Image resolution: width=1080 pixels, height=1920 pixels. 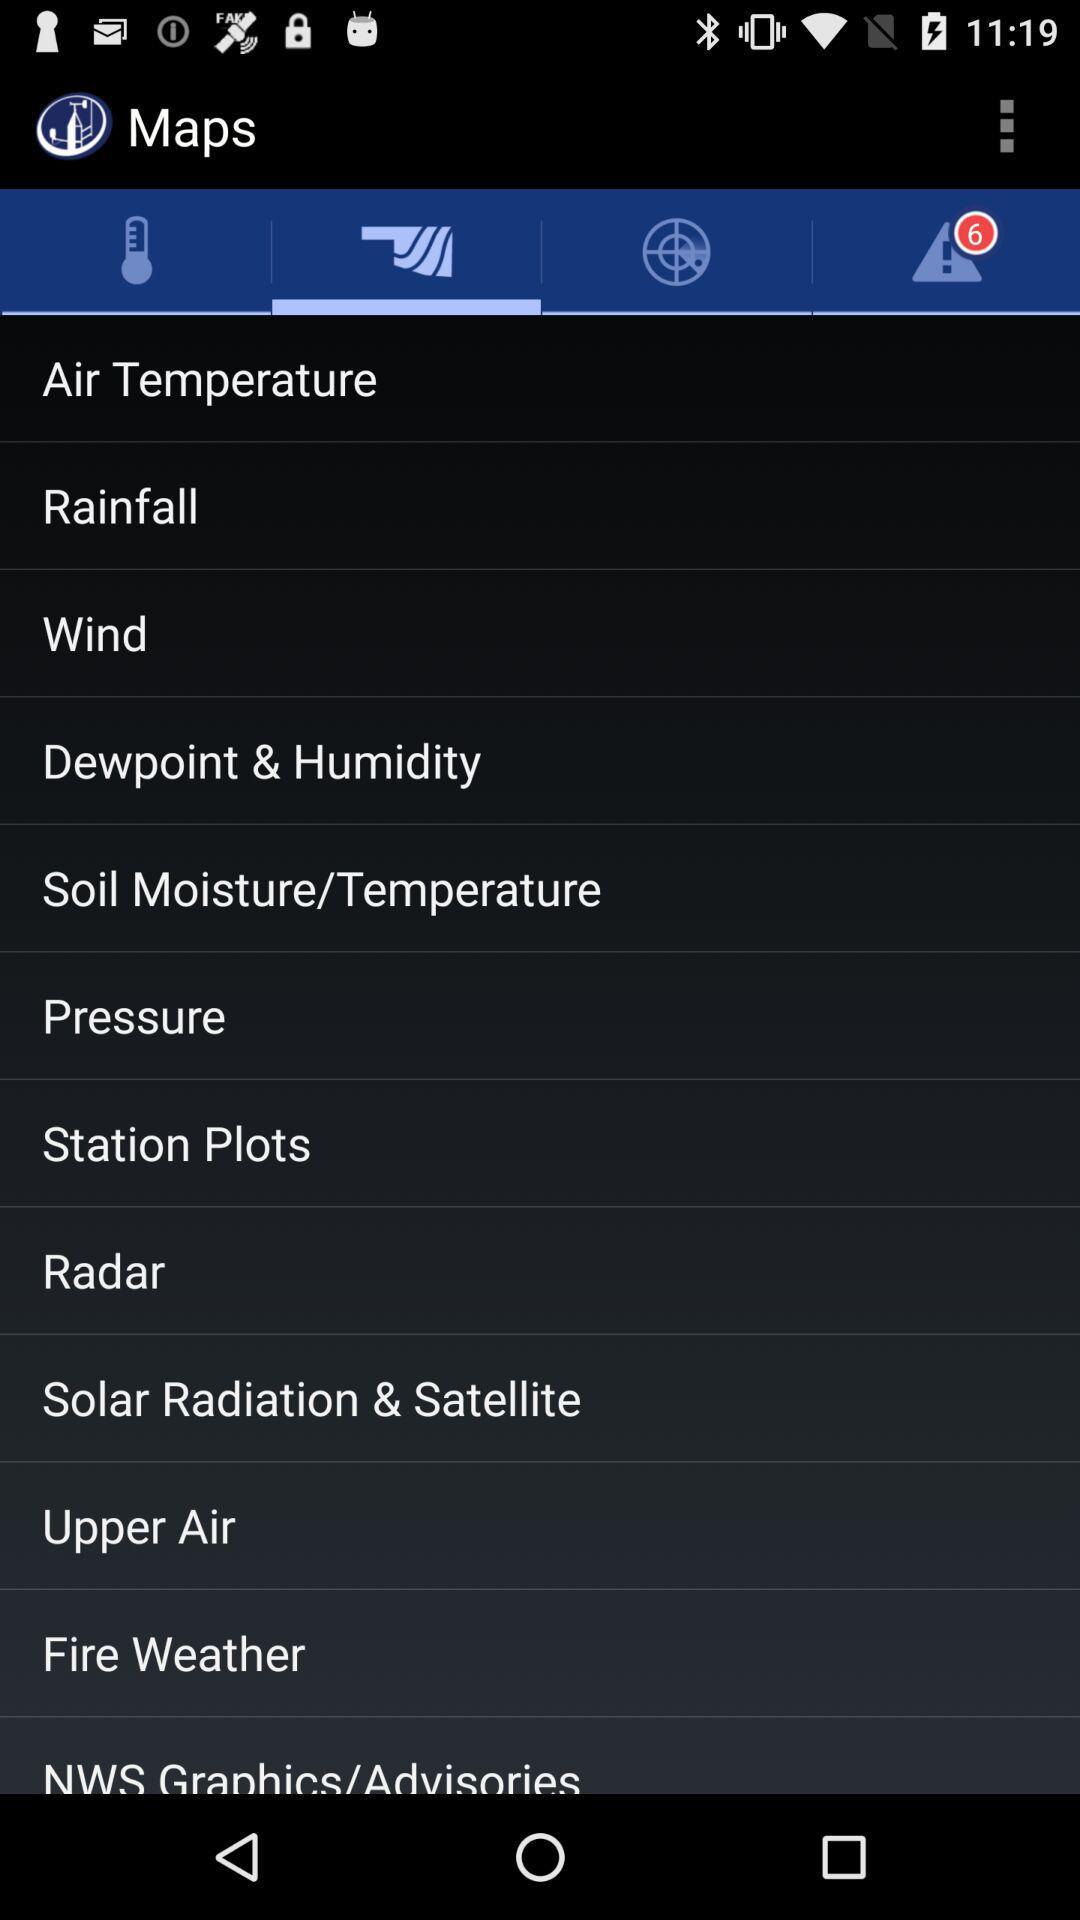 What do you see at coordinates (540, 378) in the screenshot?
I see `air temperature icon` at bounding box center [540, 378].